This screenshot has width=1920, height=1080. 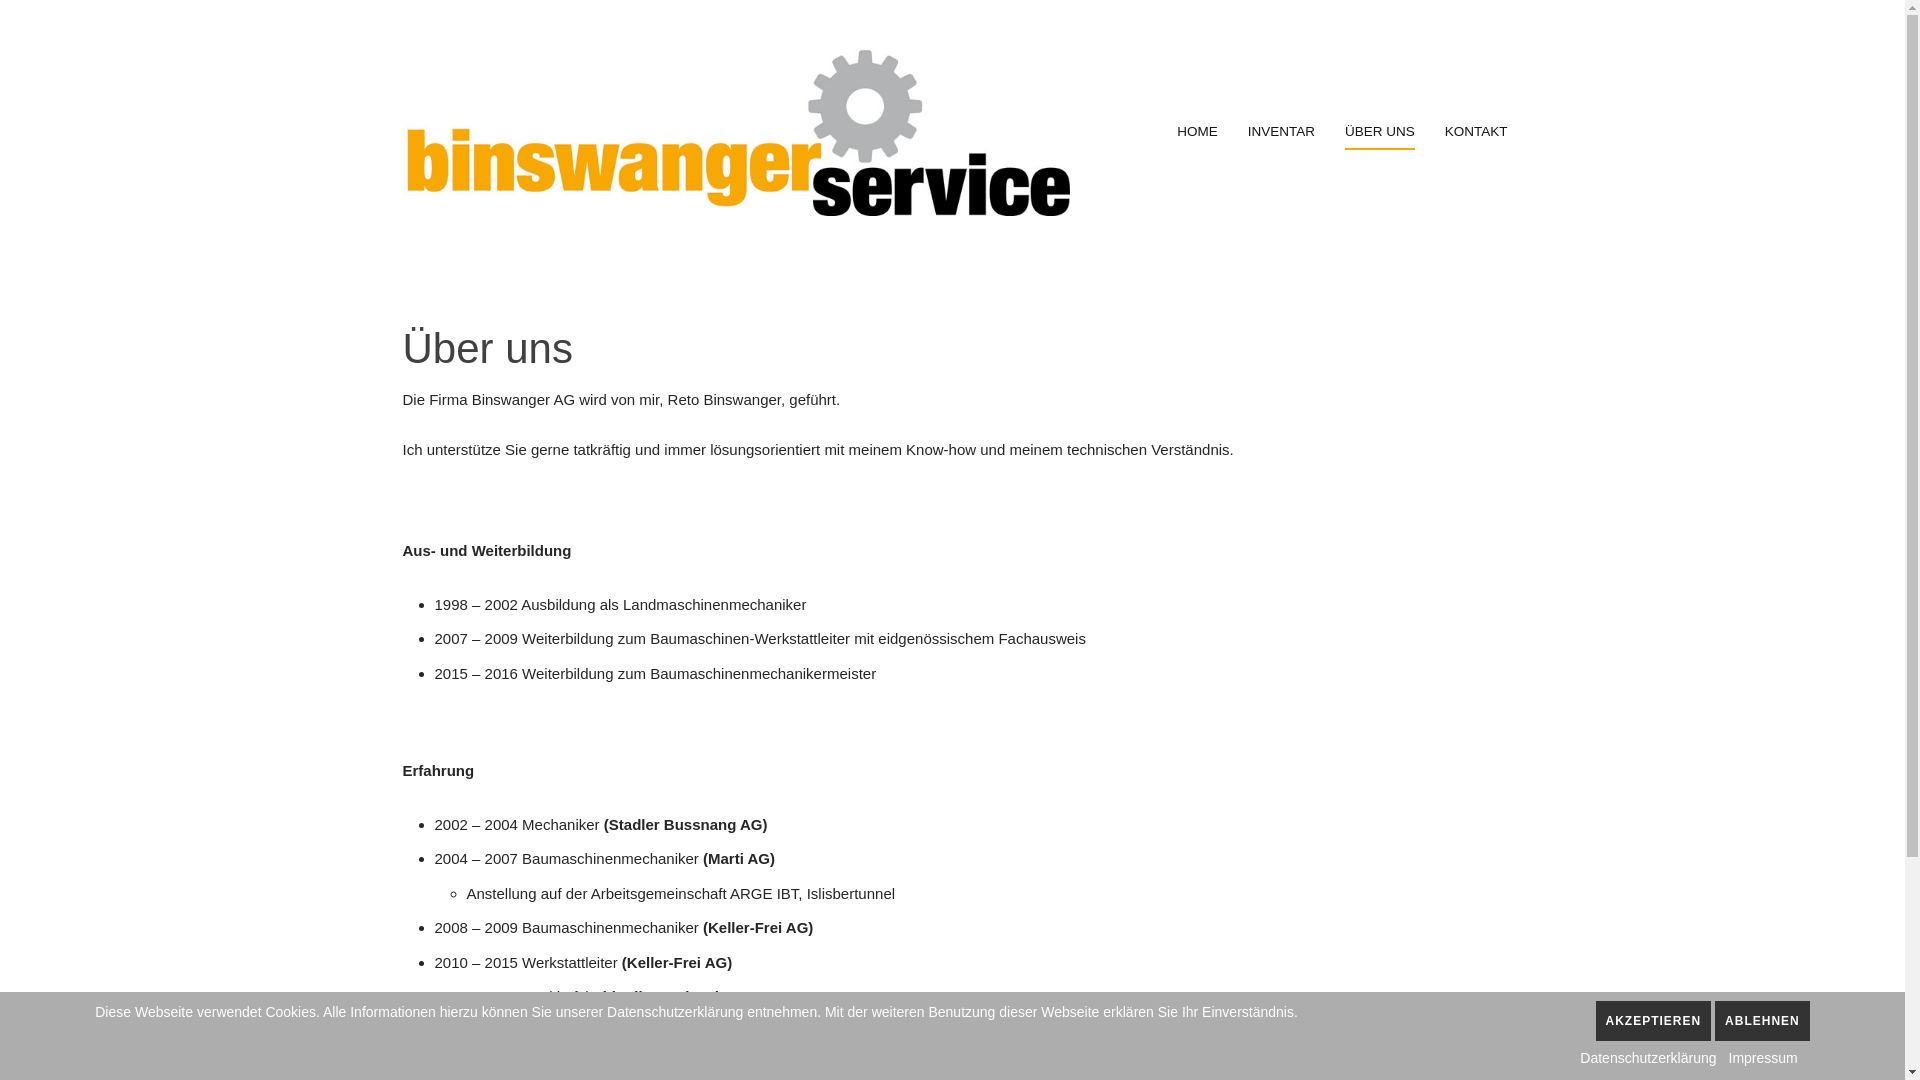 What do you see at coordinates (1197, 131) in the screenshot?
I see `'HOME'` at bounding box center [1197, 131].